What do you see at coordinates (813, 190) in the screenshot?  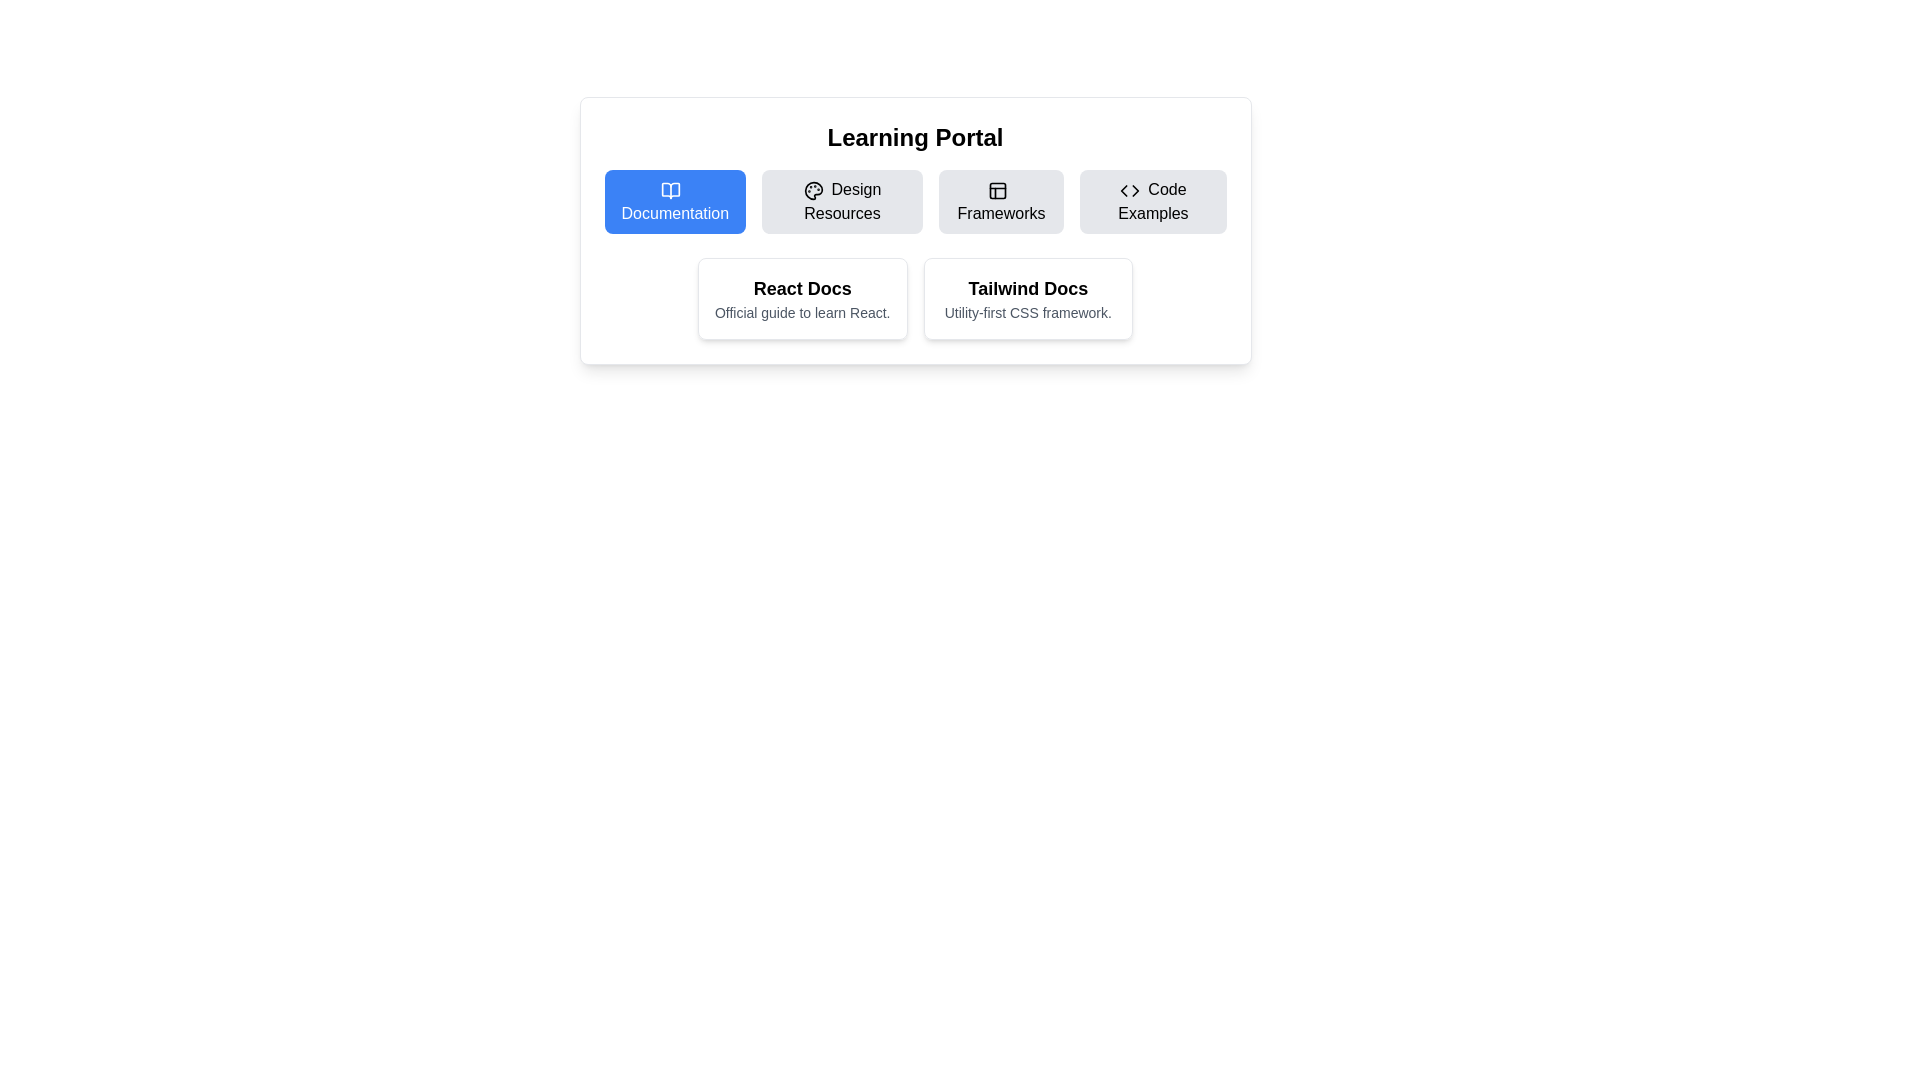 I see `the palette icon representing the 'Design Resources' button, which is part of a horizontal button menu at the top of the interface` at bounding box center [813, 190].